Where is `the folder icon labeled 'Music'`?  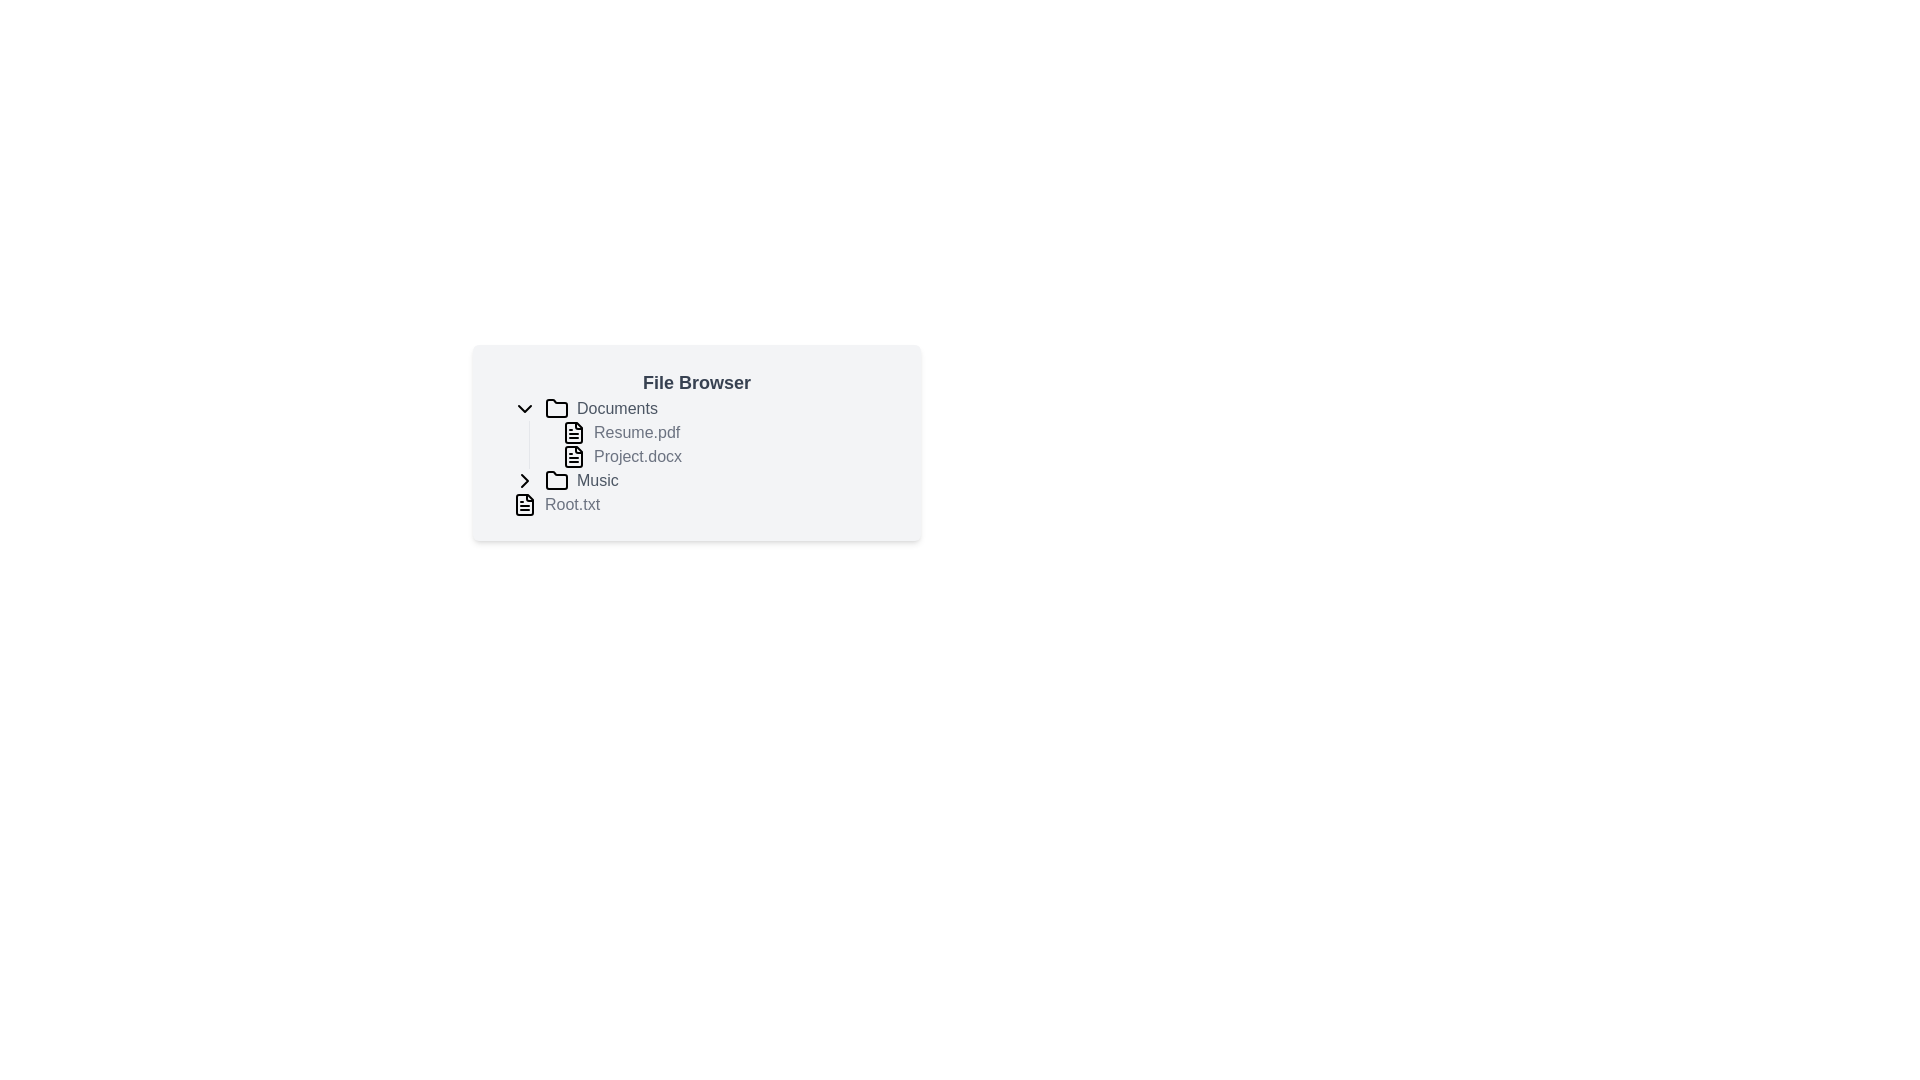
the folder icon labeled 'Music' is located at coordinates (564, 481).